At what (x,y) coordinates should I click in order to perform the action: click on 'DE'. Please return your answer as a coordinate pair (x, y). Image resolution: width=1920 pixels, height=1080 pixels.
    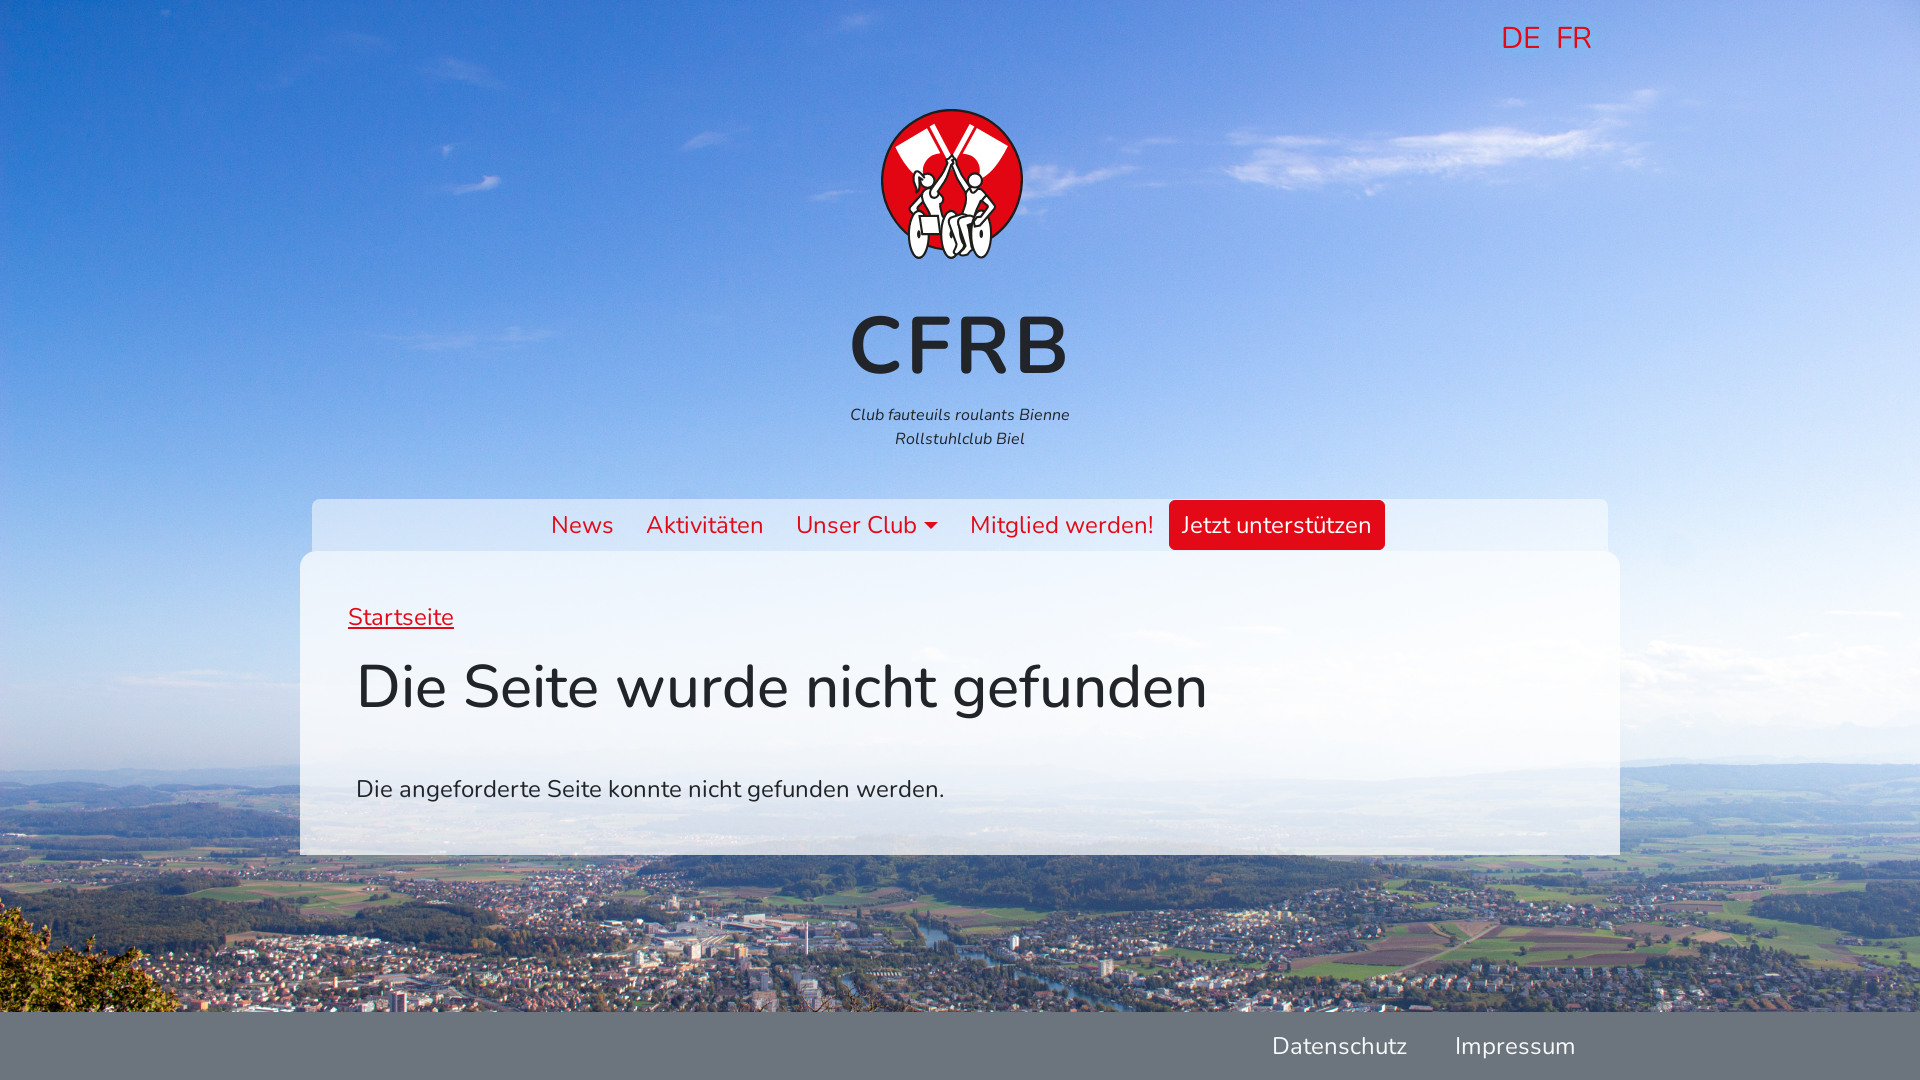
    Looking at the image, I should click on (1520, 38).